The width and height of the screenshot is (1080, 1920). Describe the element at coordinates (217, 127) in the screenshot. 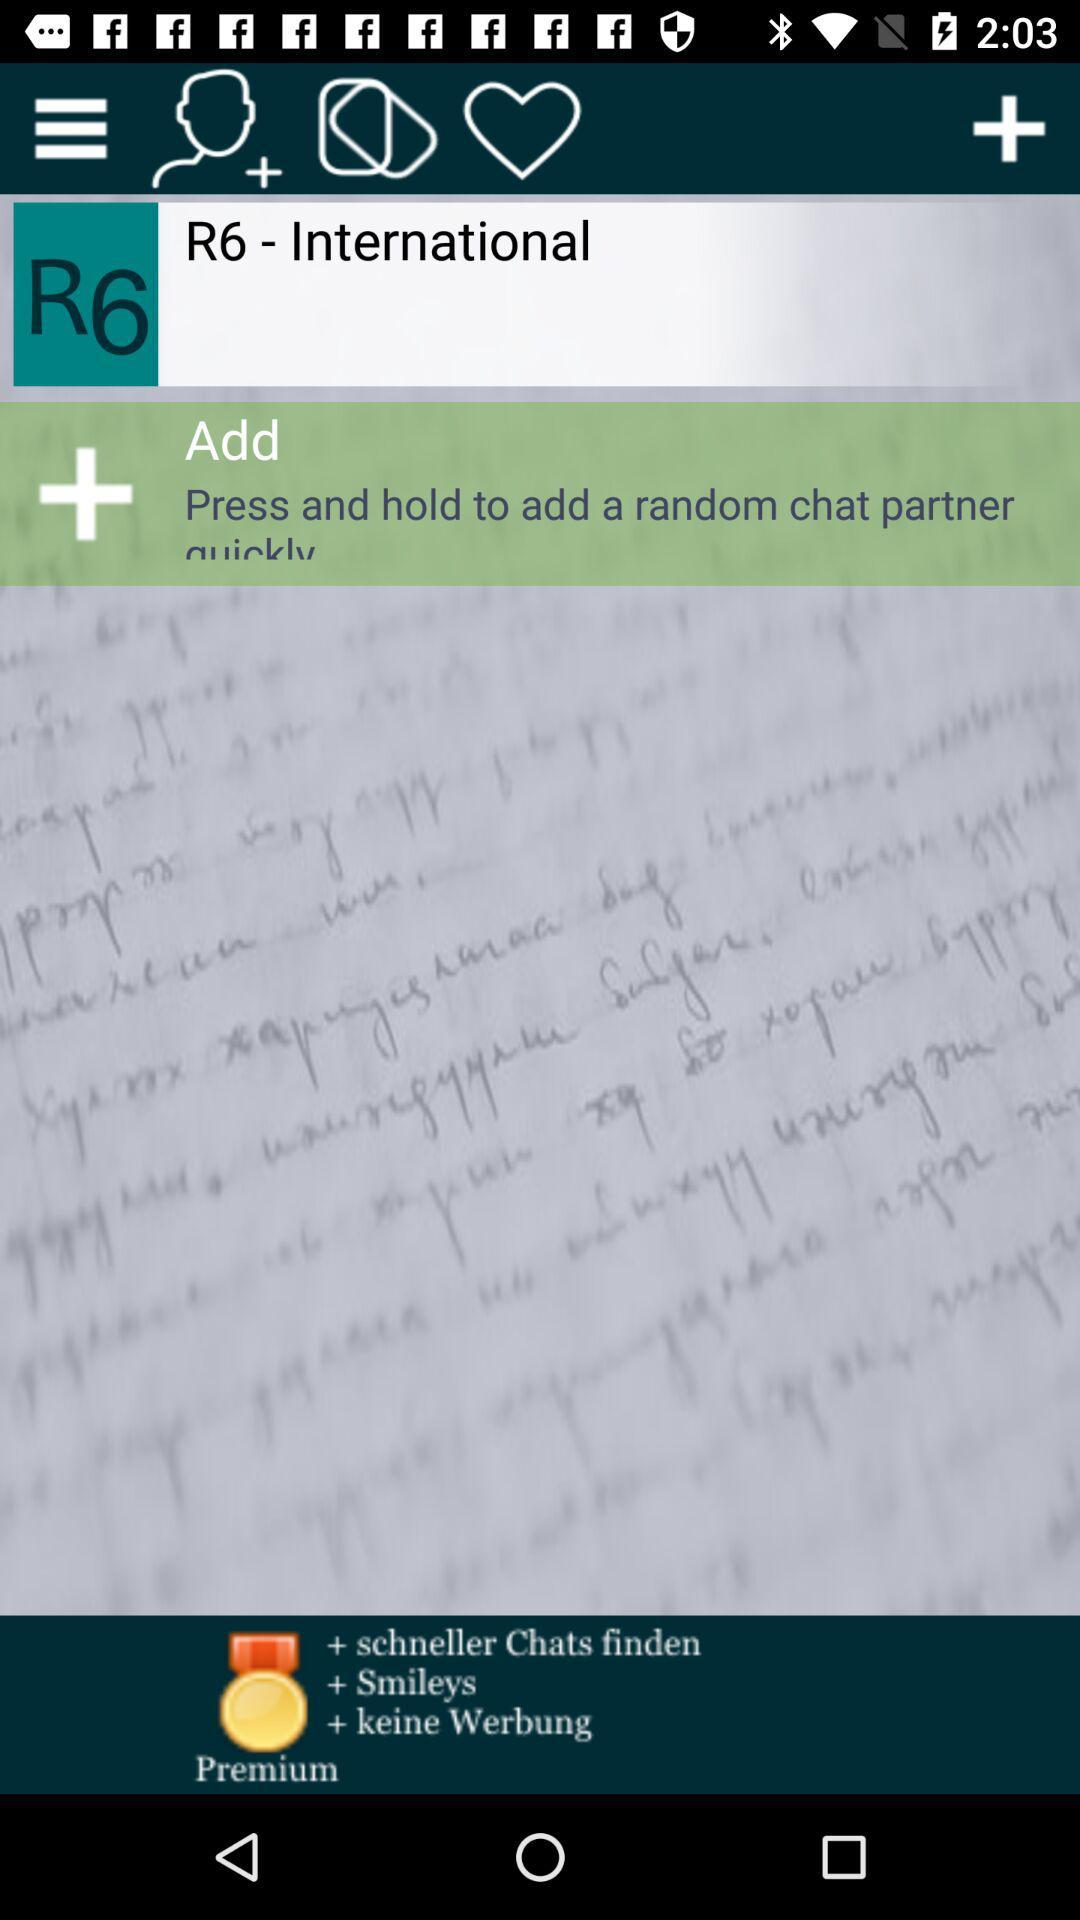

I see `contacts` at that location.